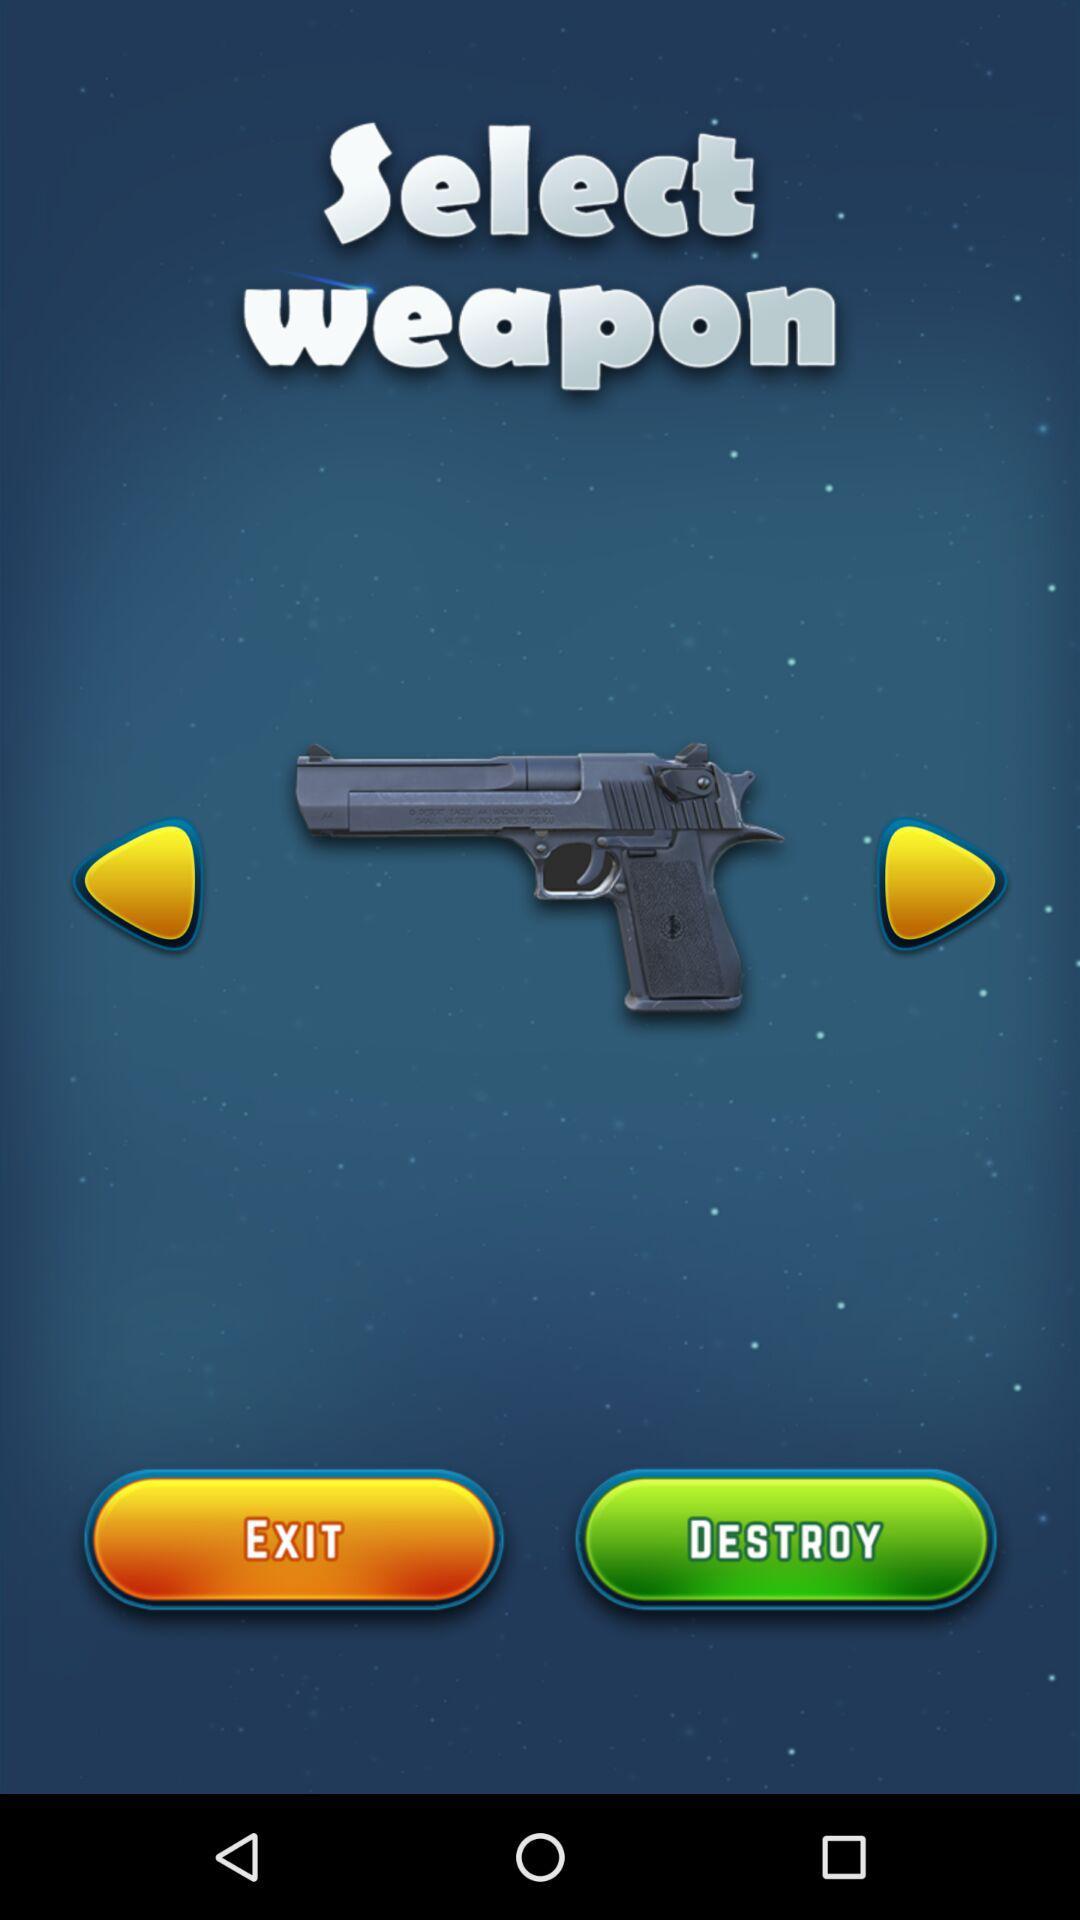 This screenshot has height=1920, width=1080. I want to click on switch weapon, so click(941, 887).